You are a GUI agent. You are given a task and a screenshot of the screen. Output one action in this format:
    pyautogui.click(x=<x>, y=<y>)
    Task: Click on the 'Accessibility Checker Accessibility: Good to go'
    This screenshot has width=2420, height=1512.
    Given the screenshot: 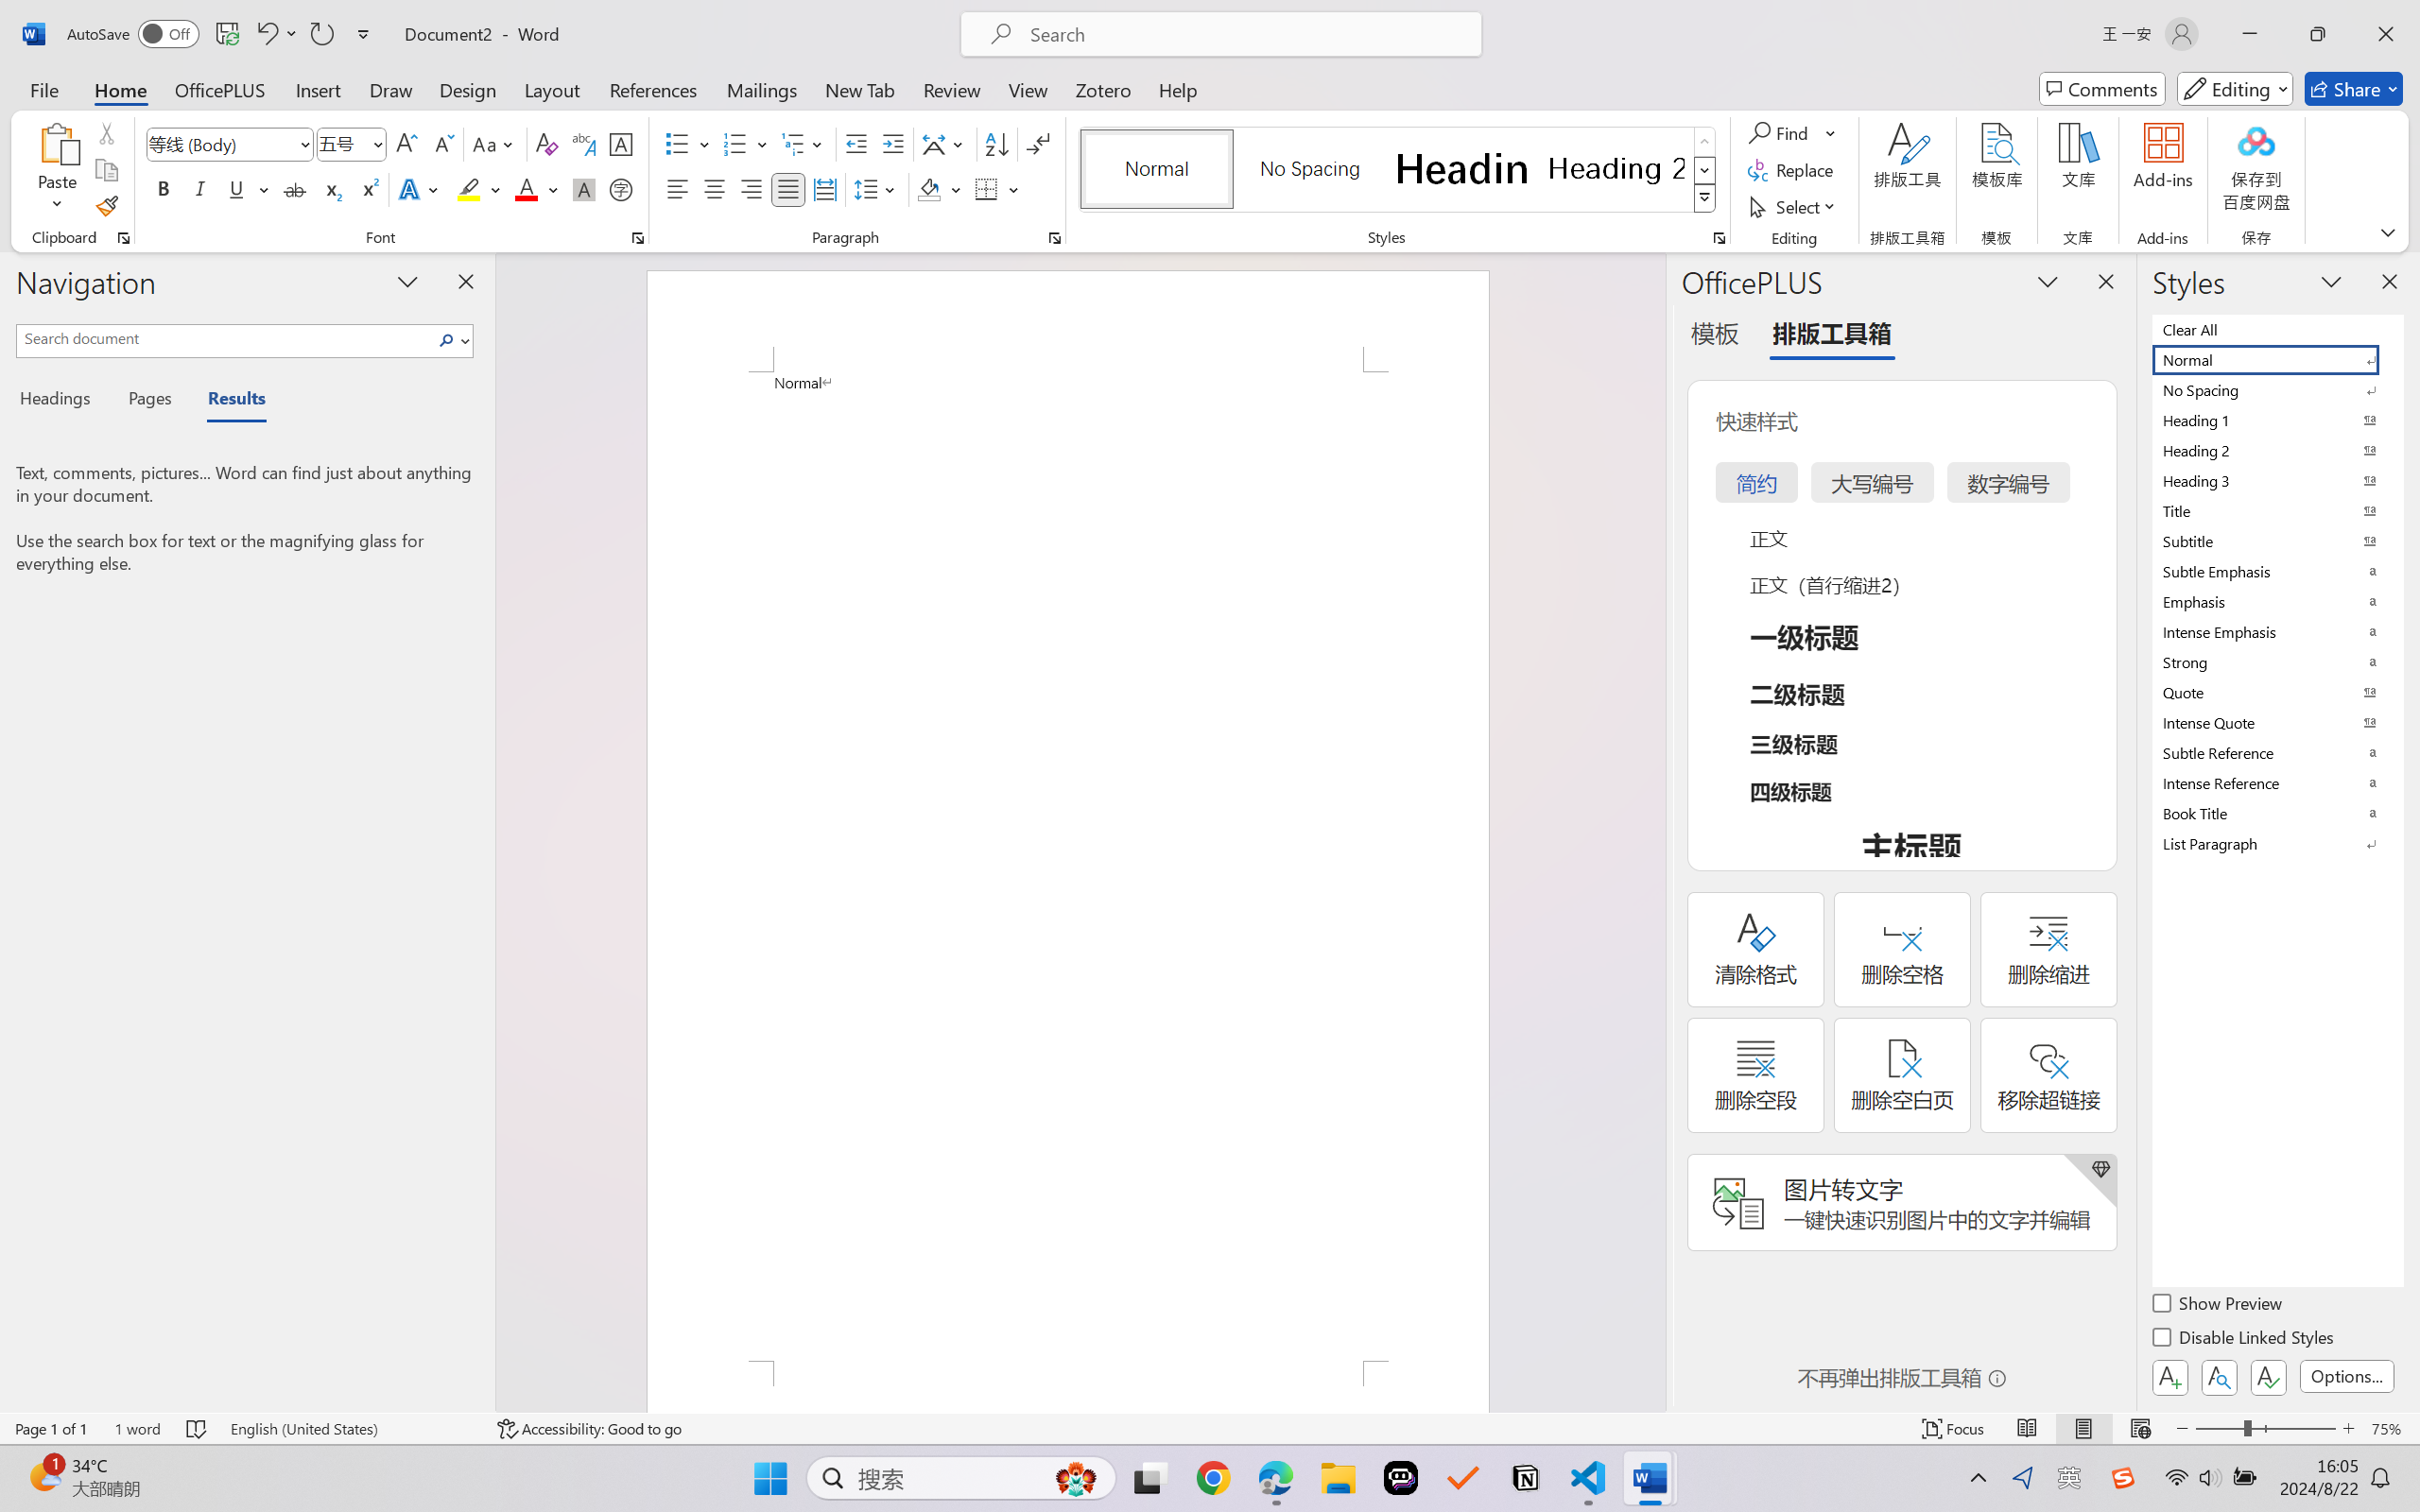 What is the action you would take?
    pyautogui.click(x=588, y=1428)
    